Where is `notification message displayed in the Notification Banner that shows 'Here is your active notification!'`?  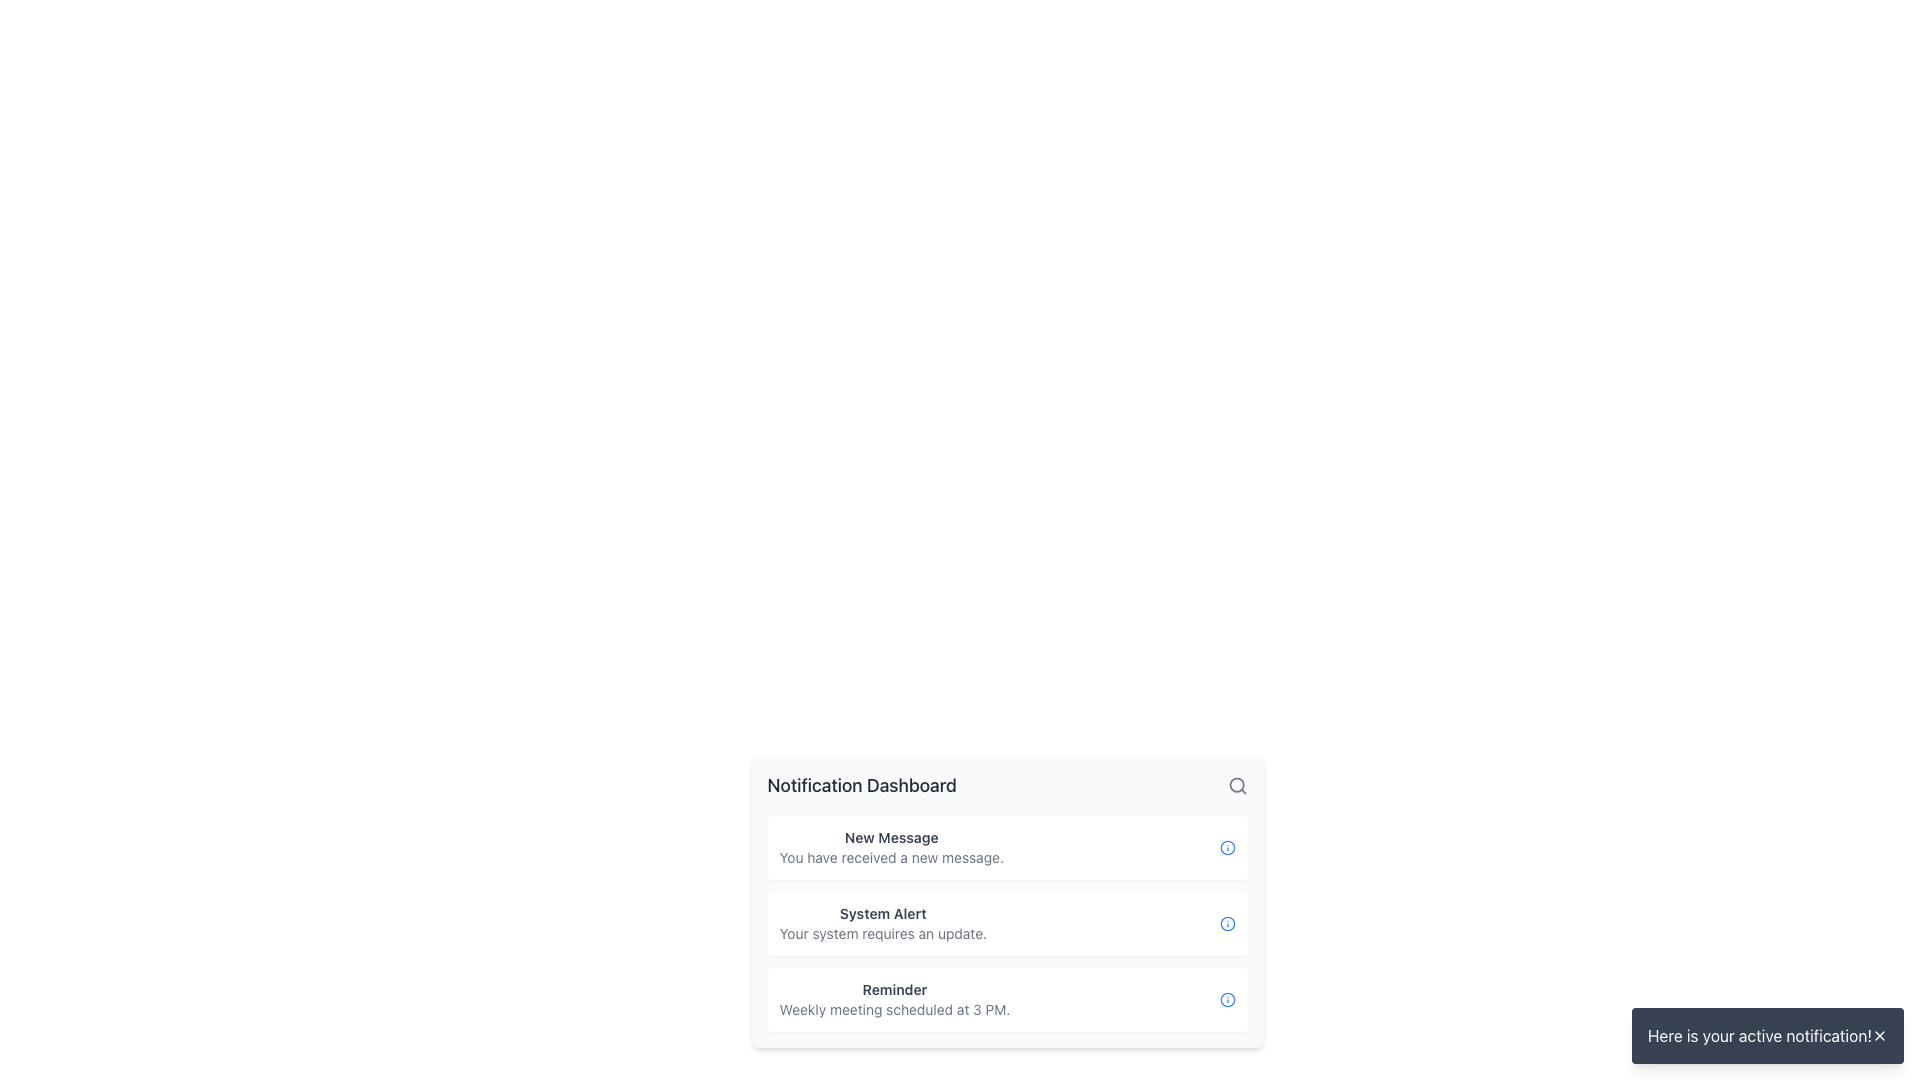
notification message displayed in the Notification Banner that shows 'Here is your active notification!' is located at coordinates (1767, 1035).